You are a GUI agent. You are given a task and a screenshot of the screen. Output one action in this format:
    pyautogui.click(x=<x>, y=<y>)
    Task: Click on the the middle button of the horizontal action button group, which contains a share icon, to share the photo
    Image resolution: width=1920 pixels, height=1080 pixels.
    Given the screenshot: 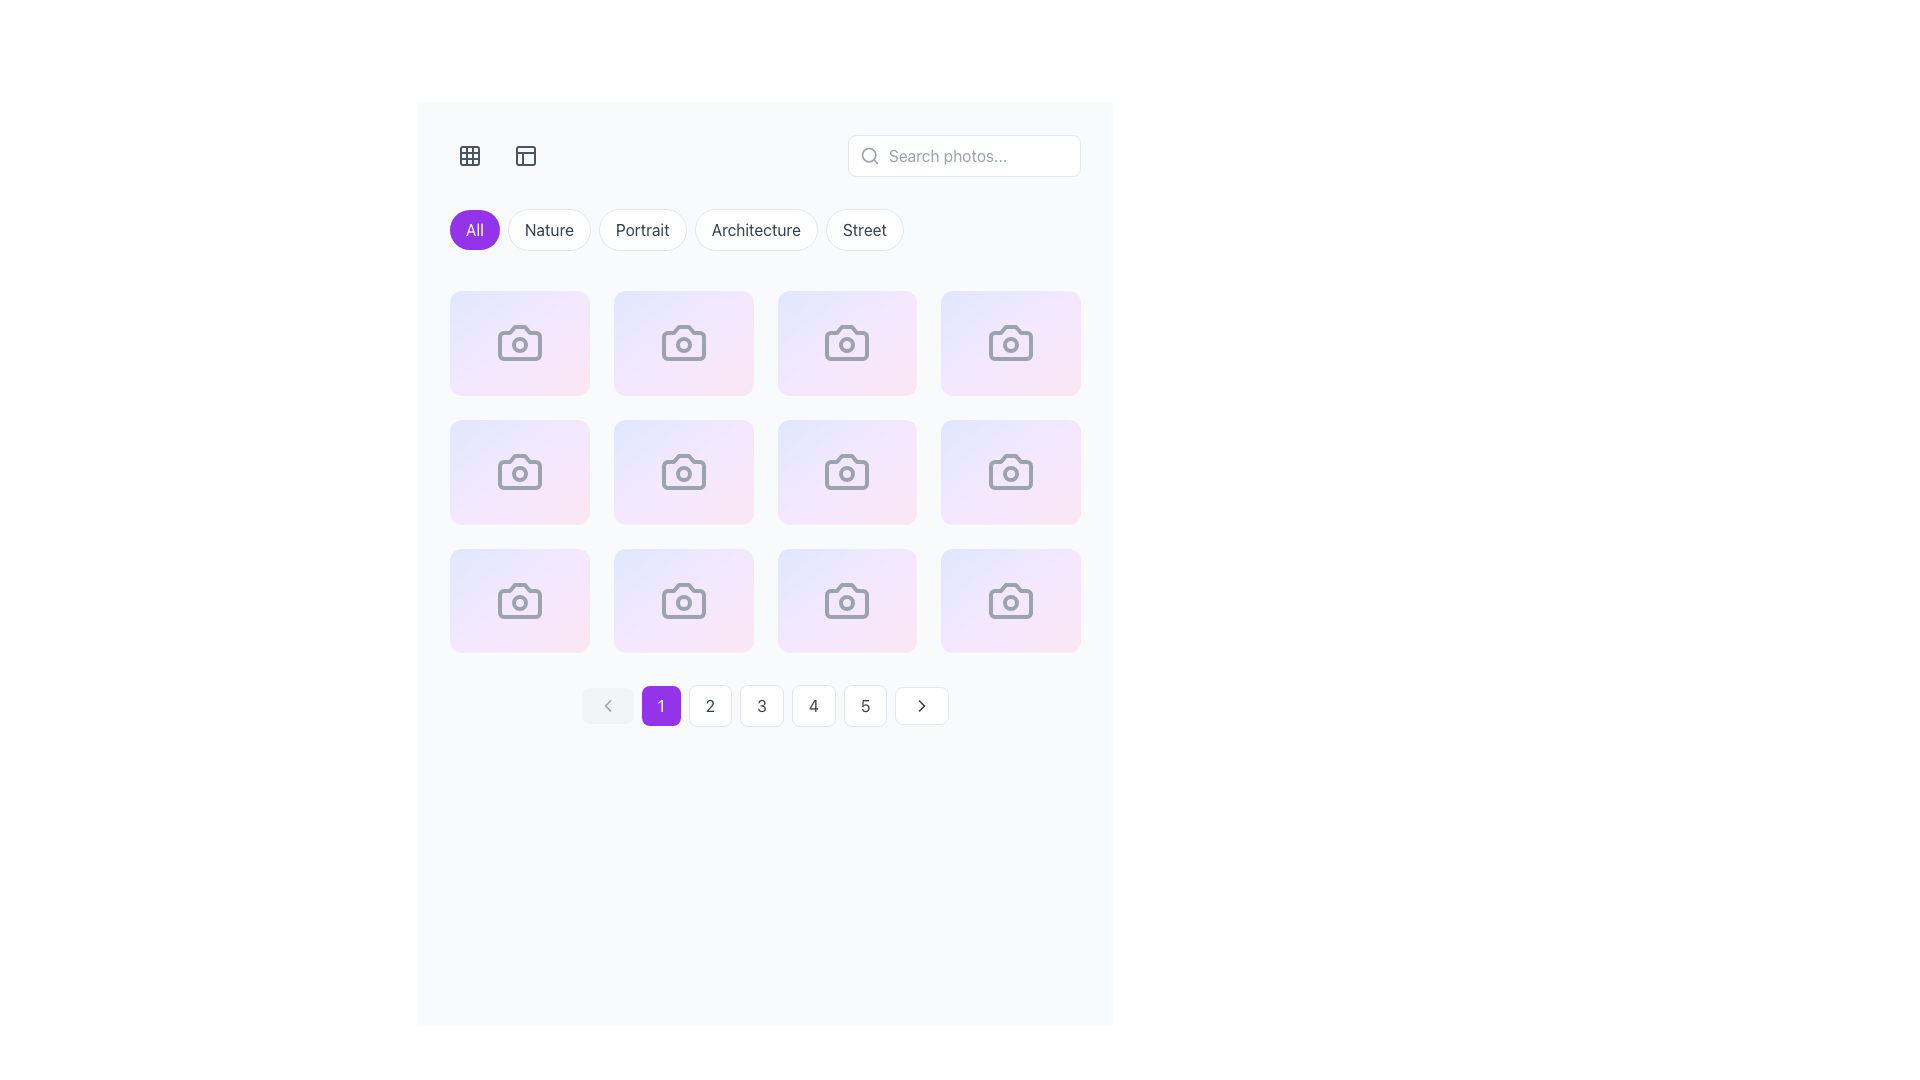 What is the action you would take?
    pyautogui.click(x=683, y=362)
    